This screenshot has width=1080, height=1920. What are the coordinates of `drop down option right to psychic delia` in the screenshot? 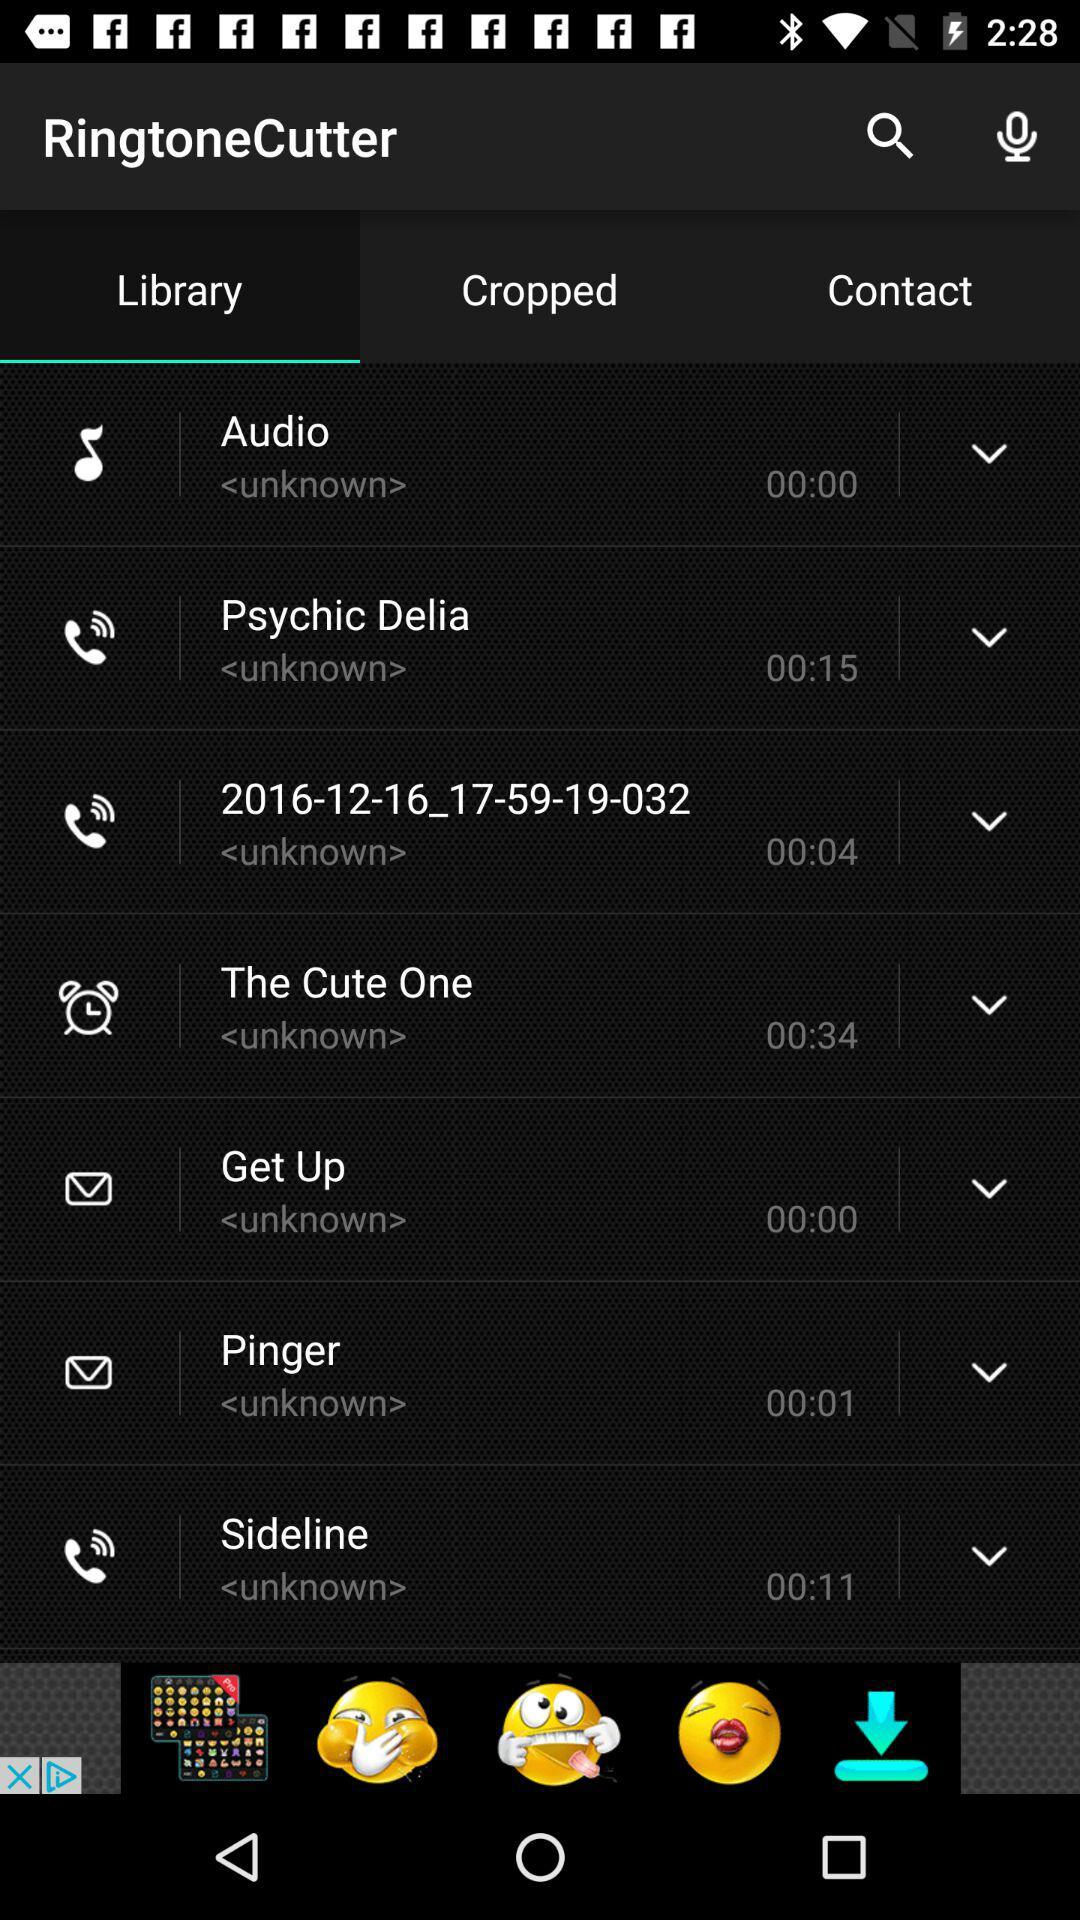 It's located at (990, 637).